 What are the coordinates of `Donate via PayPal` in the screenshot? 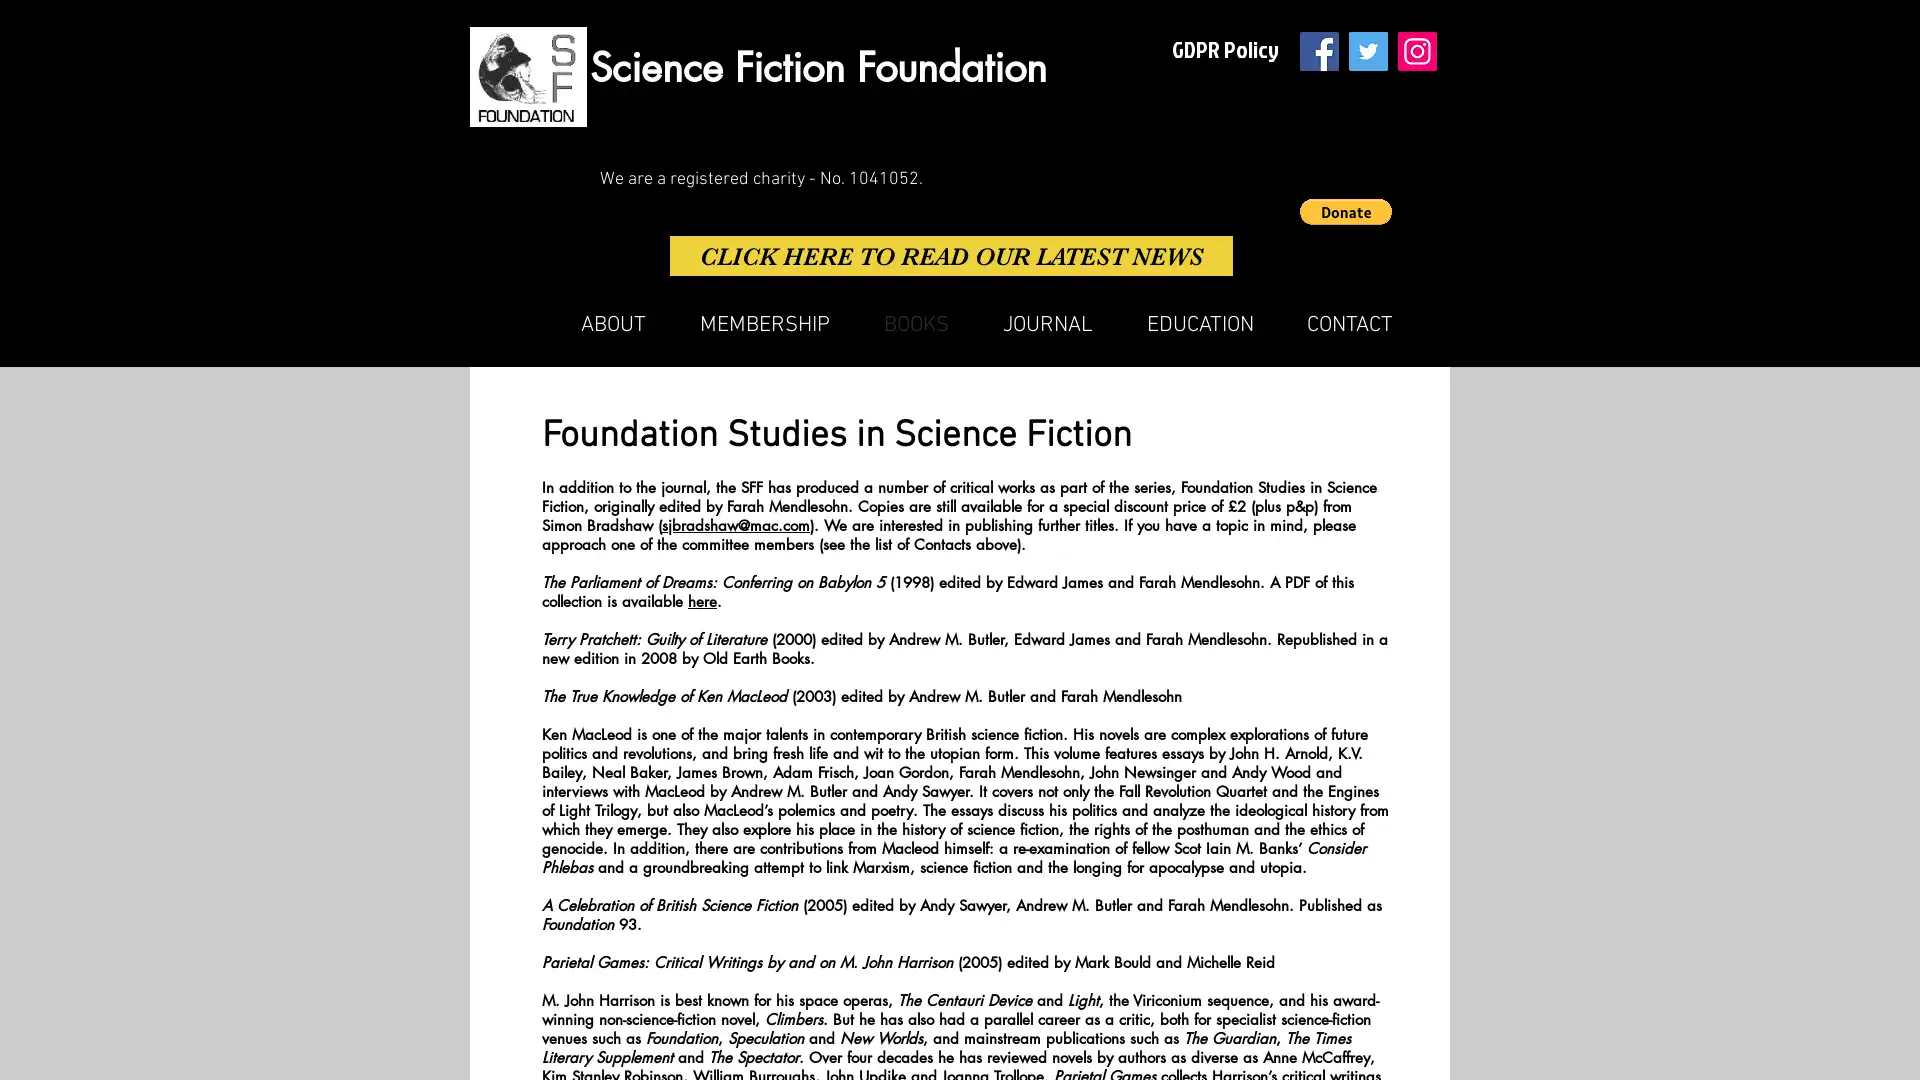 It's located at (1345, 212).